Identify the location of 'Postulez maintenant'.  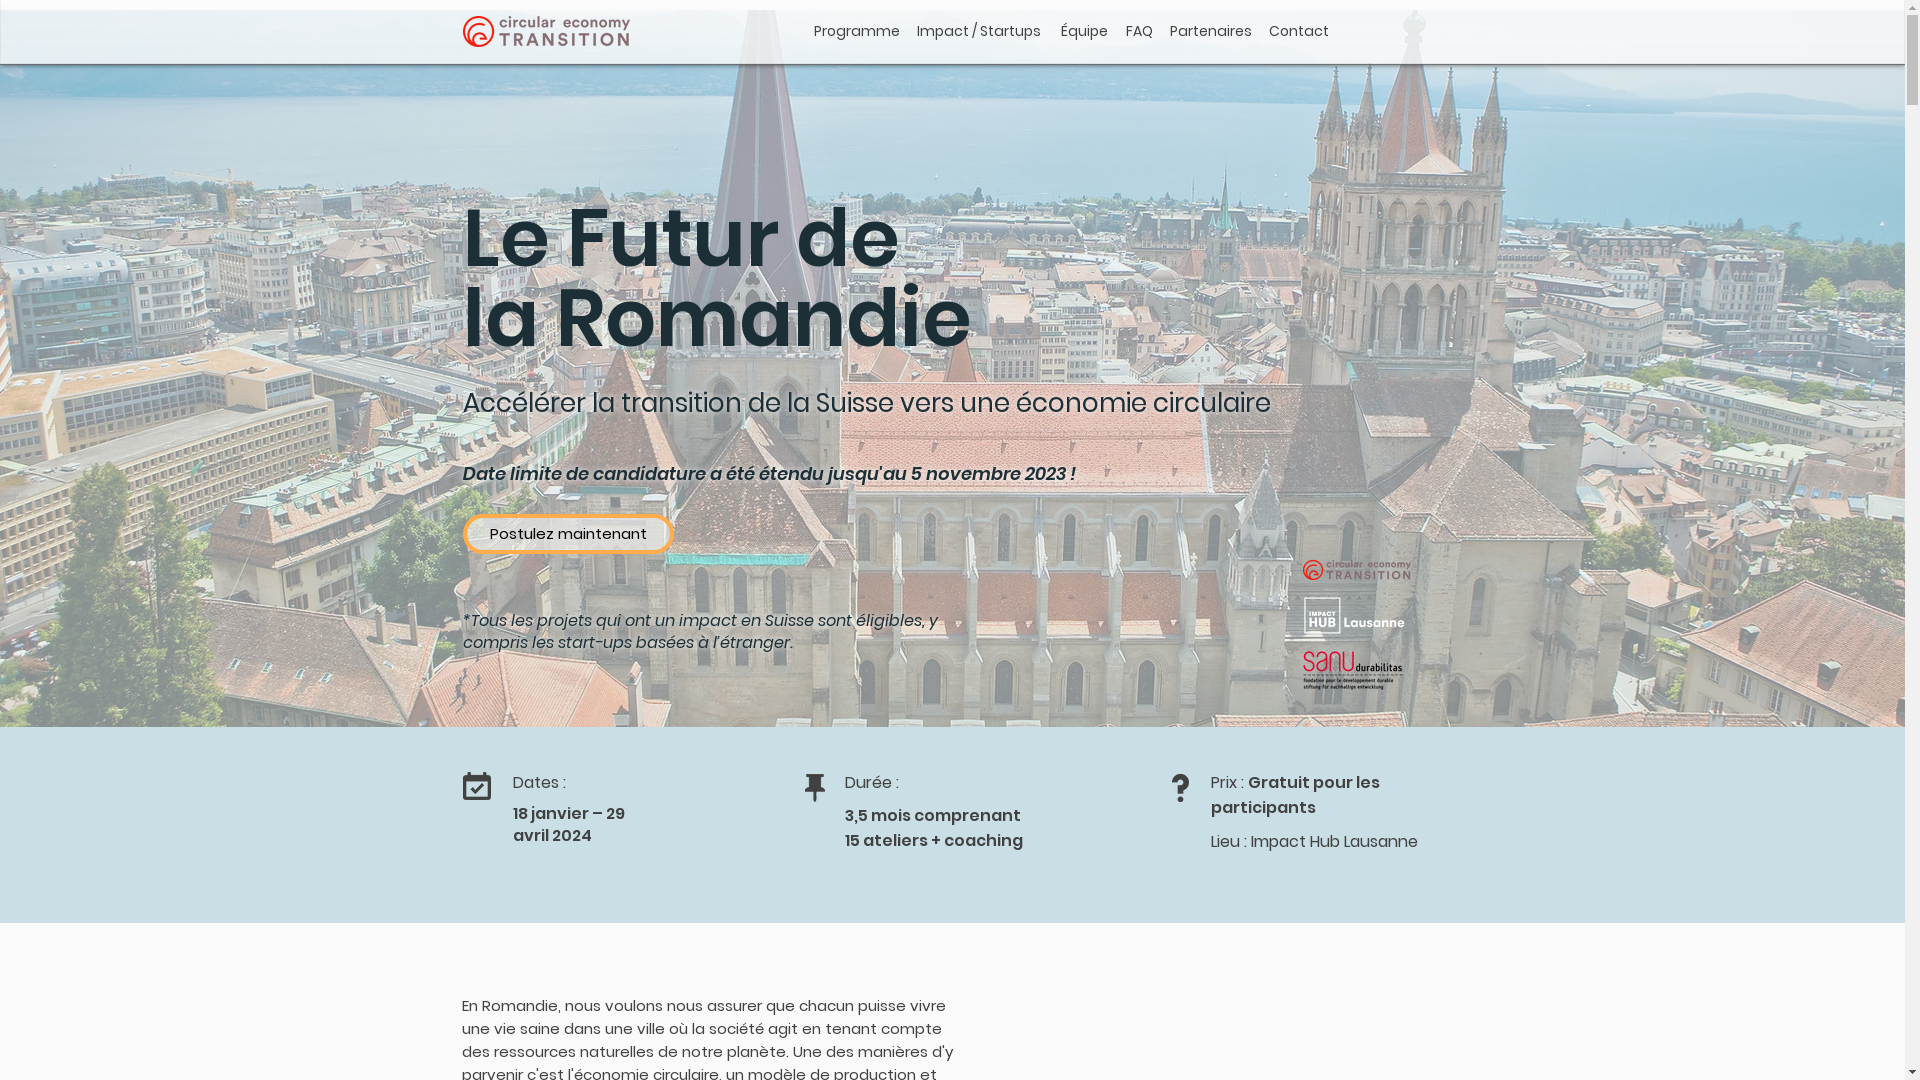
(566, 532).